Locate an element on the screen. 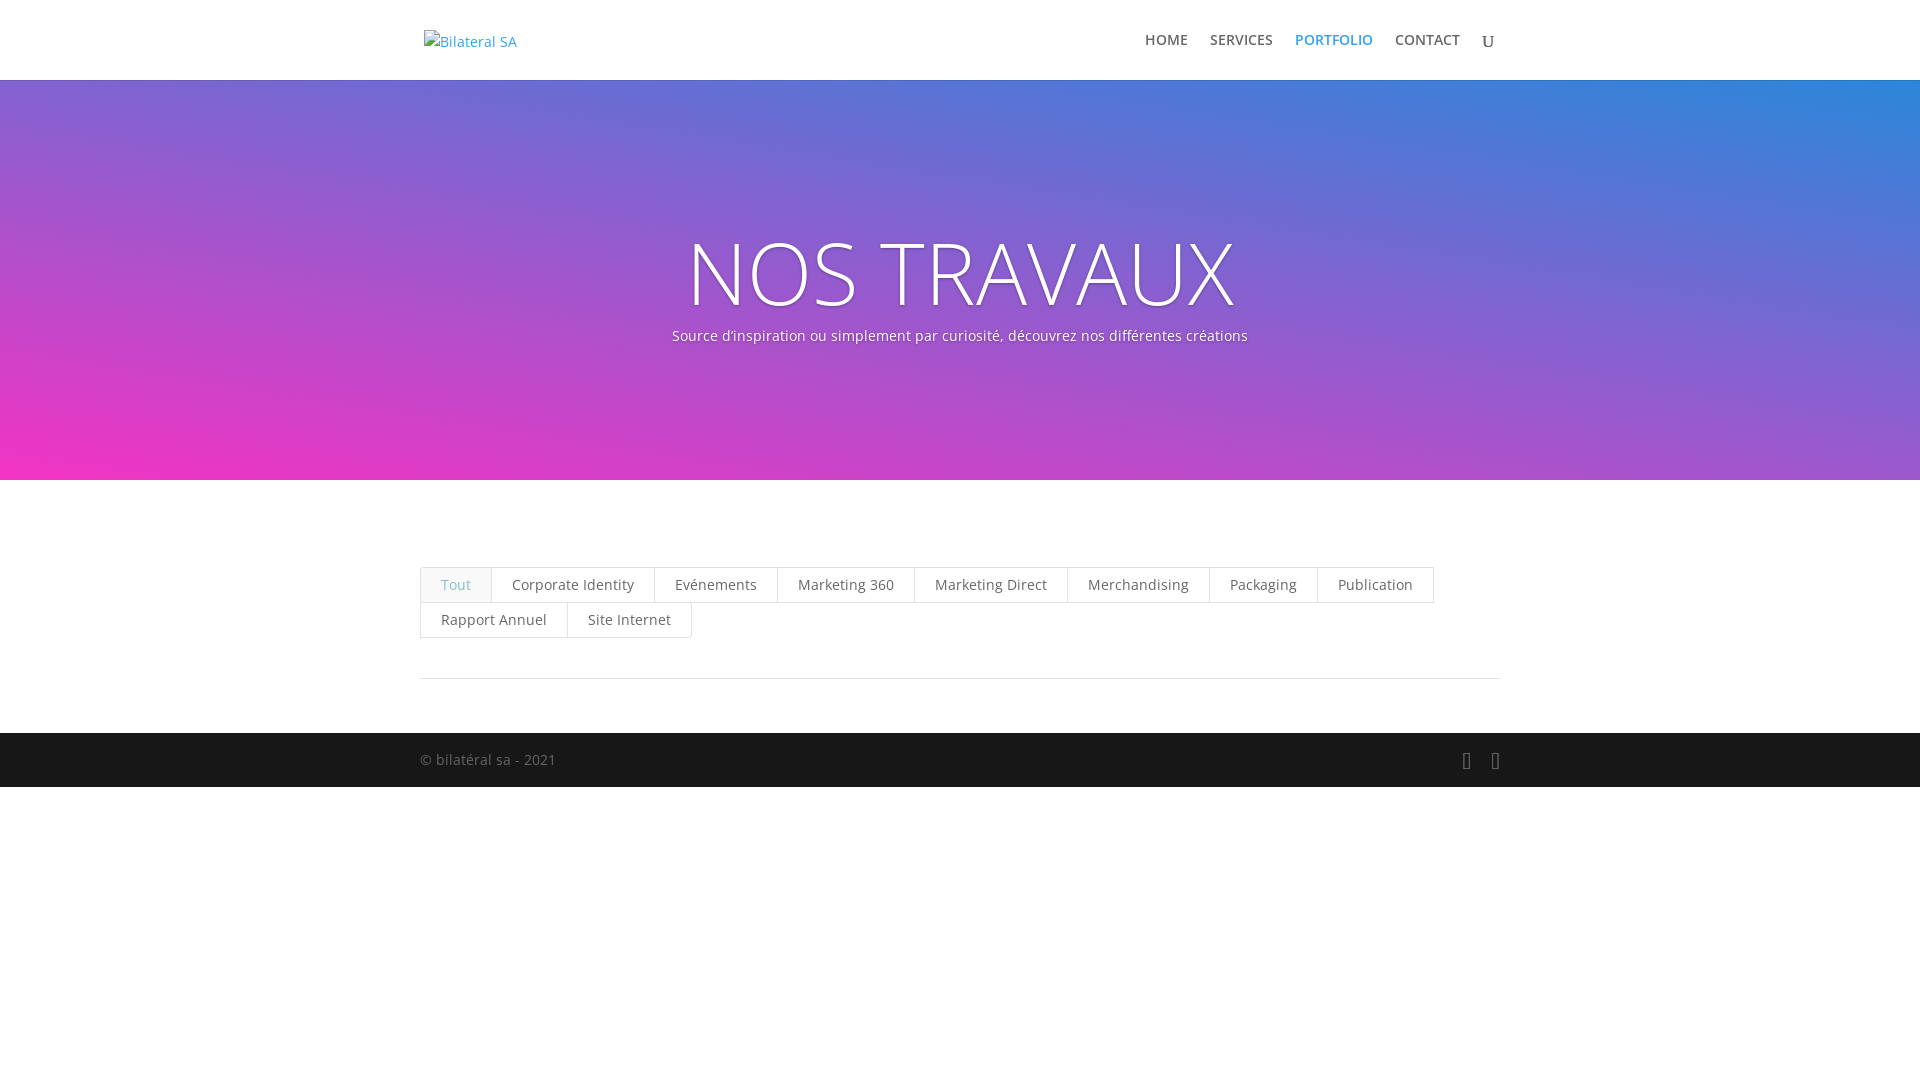 This screenshot has width=1920, height=1080. 'Publication' is located at coordinates (1374, 585).